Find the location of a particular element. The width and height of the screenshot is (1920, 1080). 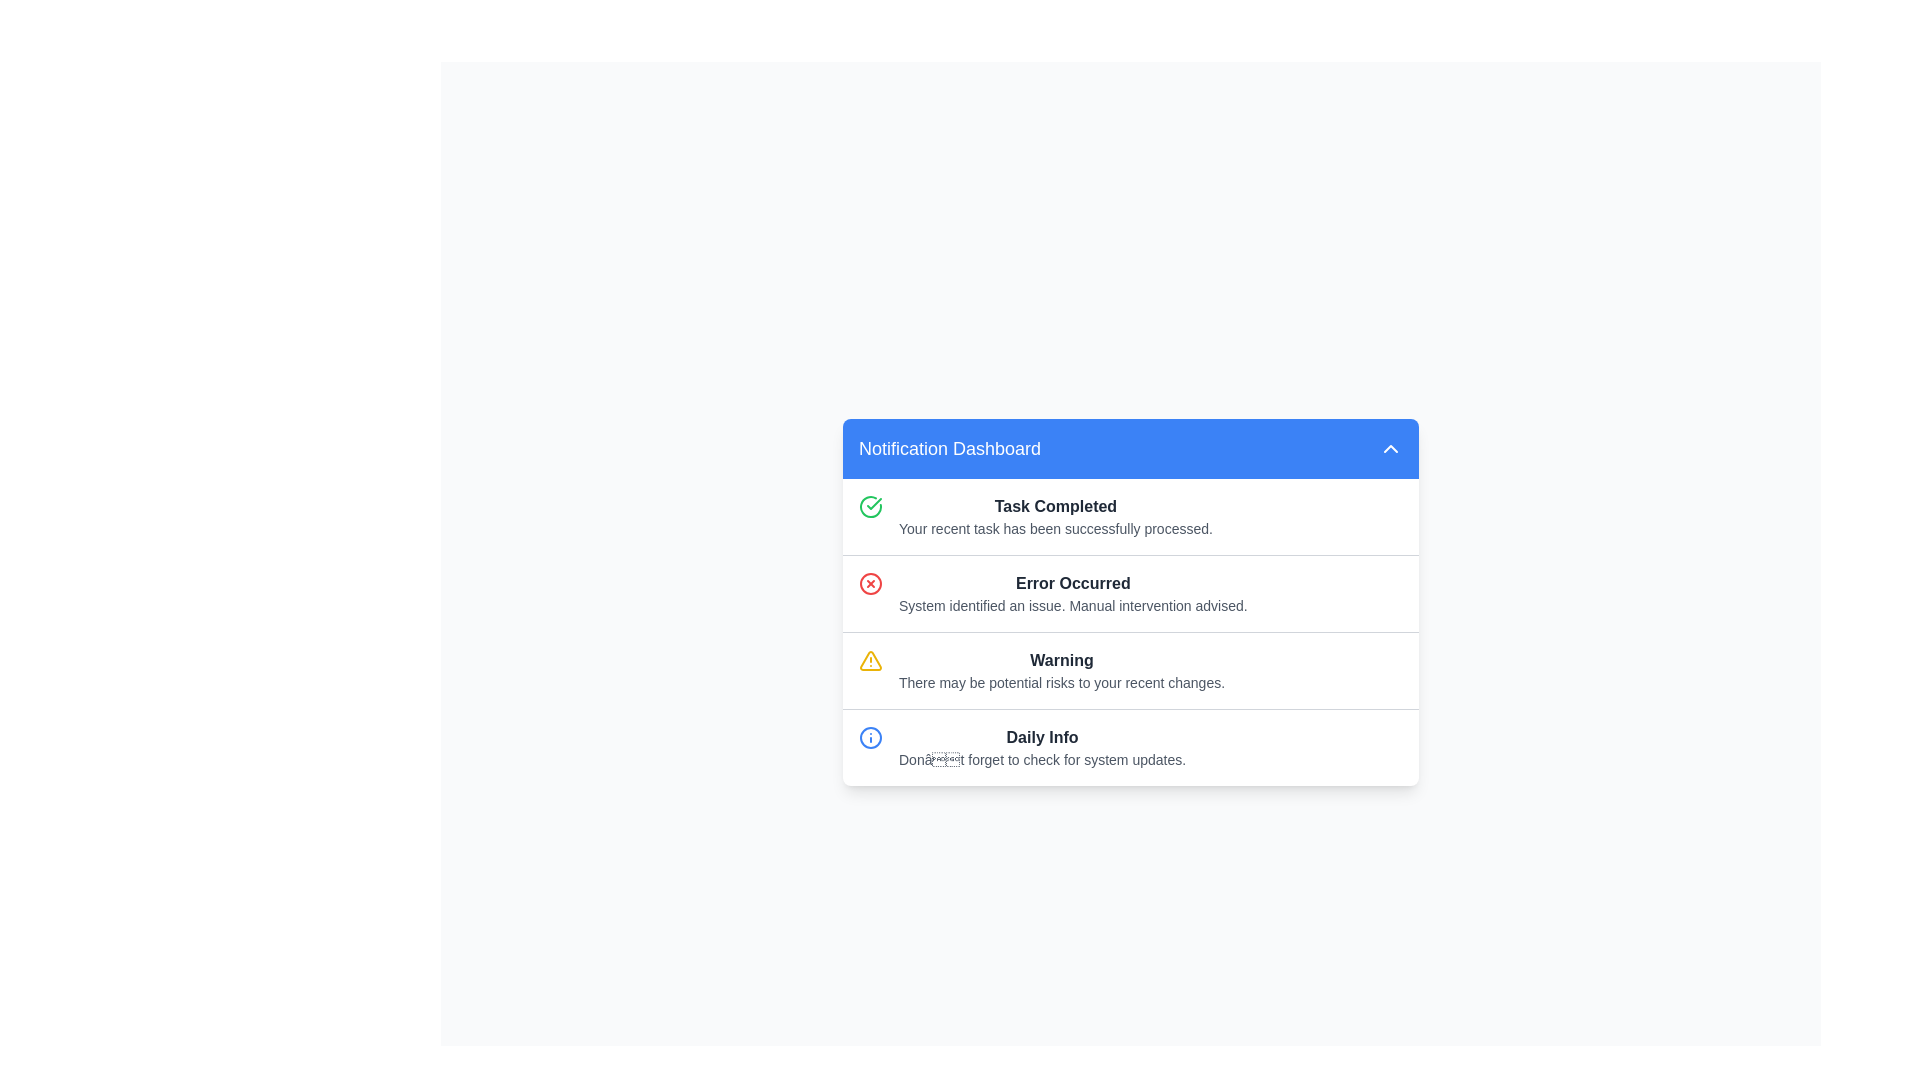

the 'Warning' text label, which is bolded and dark gray in color, located in the third section of a notification card is located at coordinates (1060, 660).